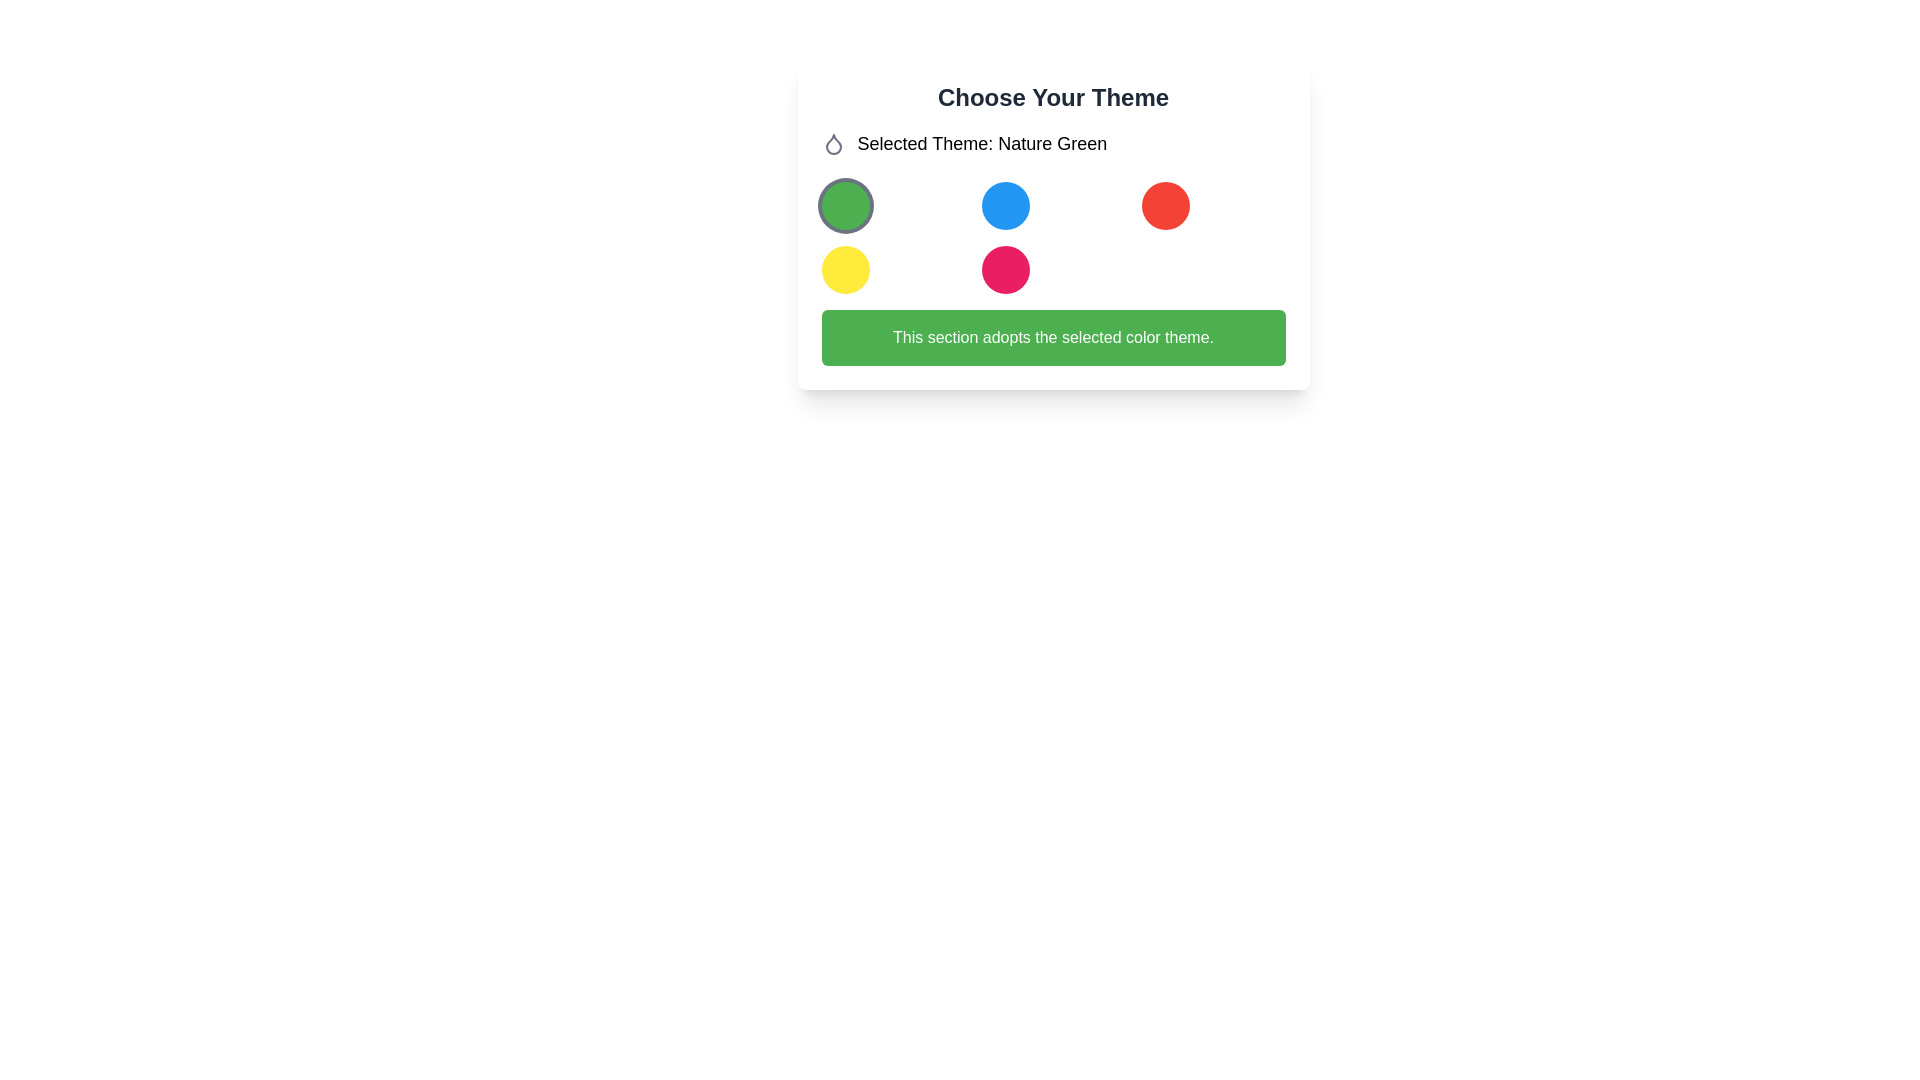 The height and width of the screenshot is (1080, 1920). What do you see at coordinates (833, 143) in the screenshot?
I see `the droplet-shaped icon with a thin black outline, located in the top-left of the theme selection panel next to 'Selected Theme: Nature Green'` at bounding box center [833, 143].